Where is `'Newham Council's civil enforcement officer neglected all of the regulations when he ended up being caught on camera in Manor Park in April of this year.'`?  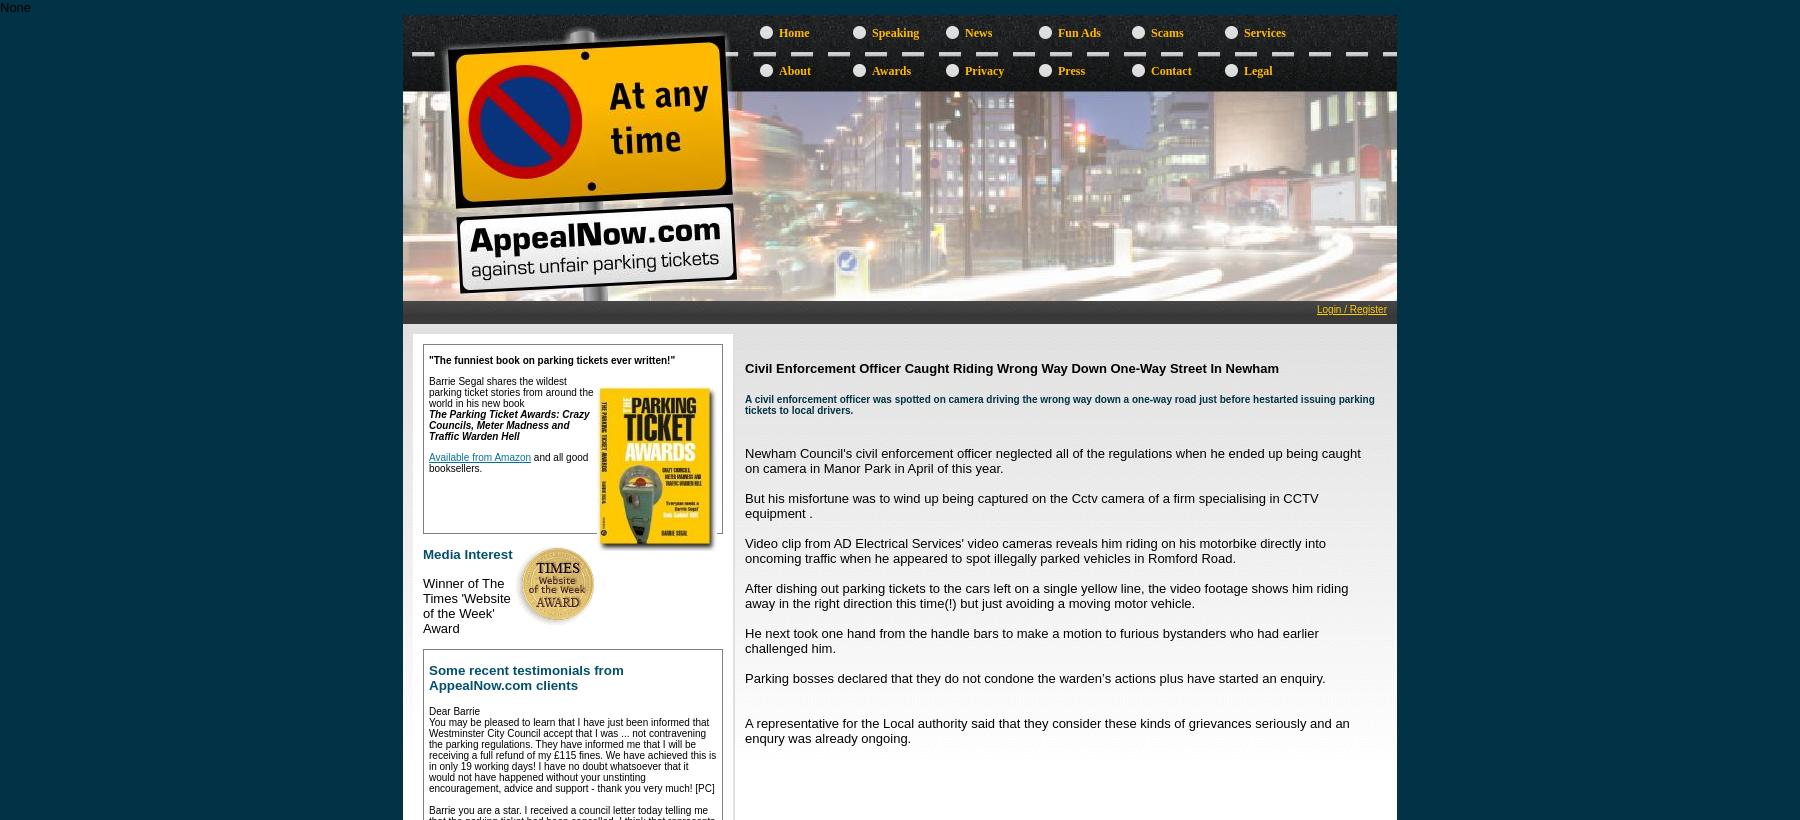
'Newham Council's civil enforcement officer neglected all of the regulations when he ended up being caught on camera in Manor Park in April of this year.' is located at coordinates (1052, 460).